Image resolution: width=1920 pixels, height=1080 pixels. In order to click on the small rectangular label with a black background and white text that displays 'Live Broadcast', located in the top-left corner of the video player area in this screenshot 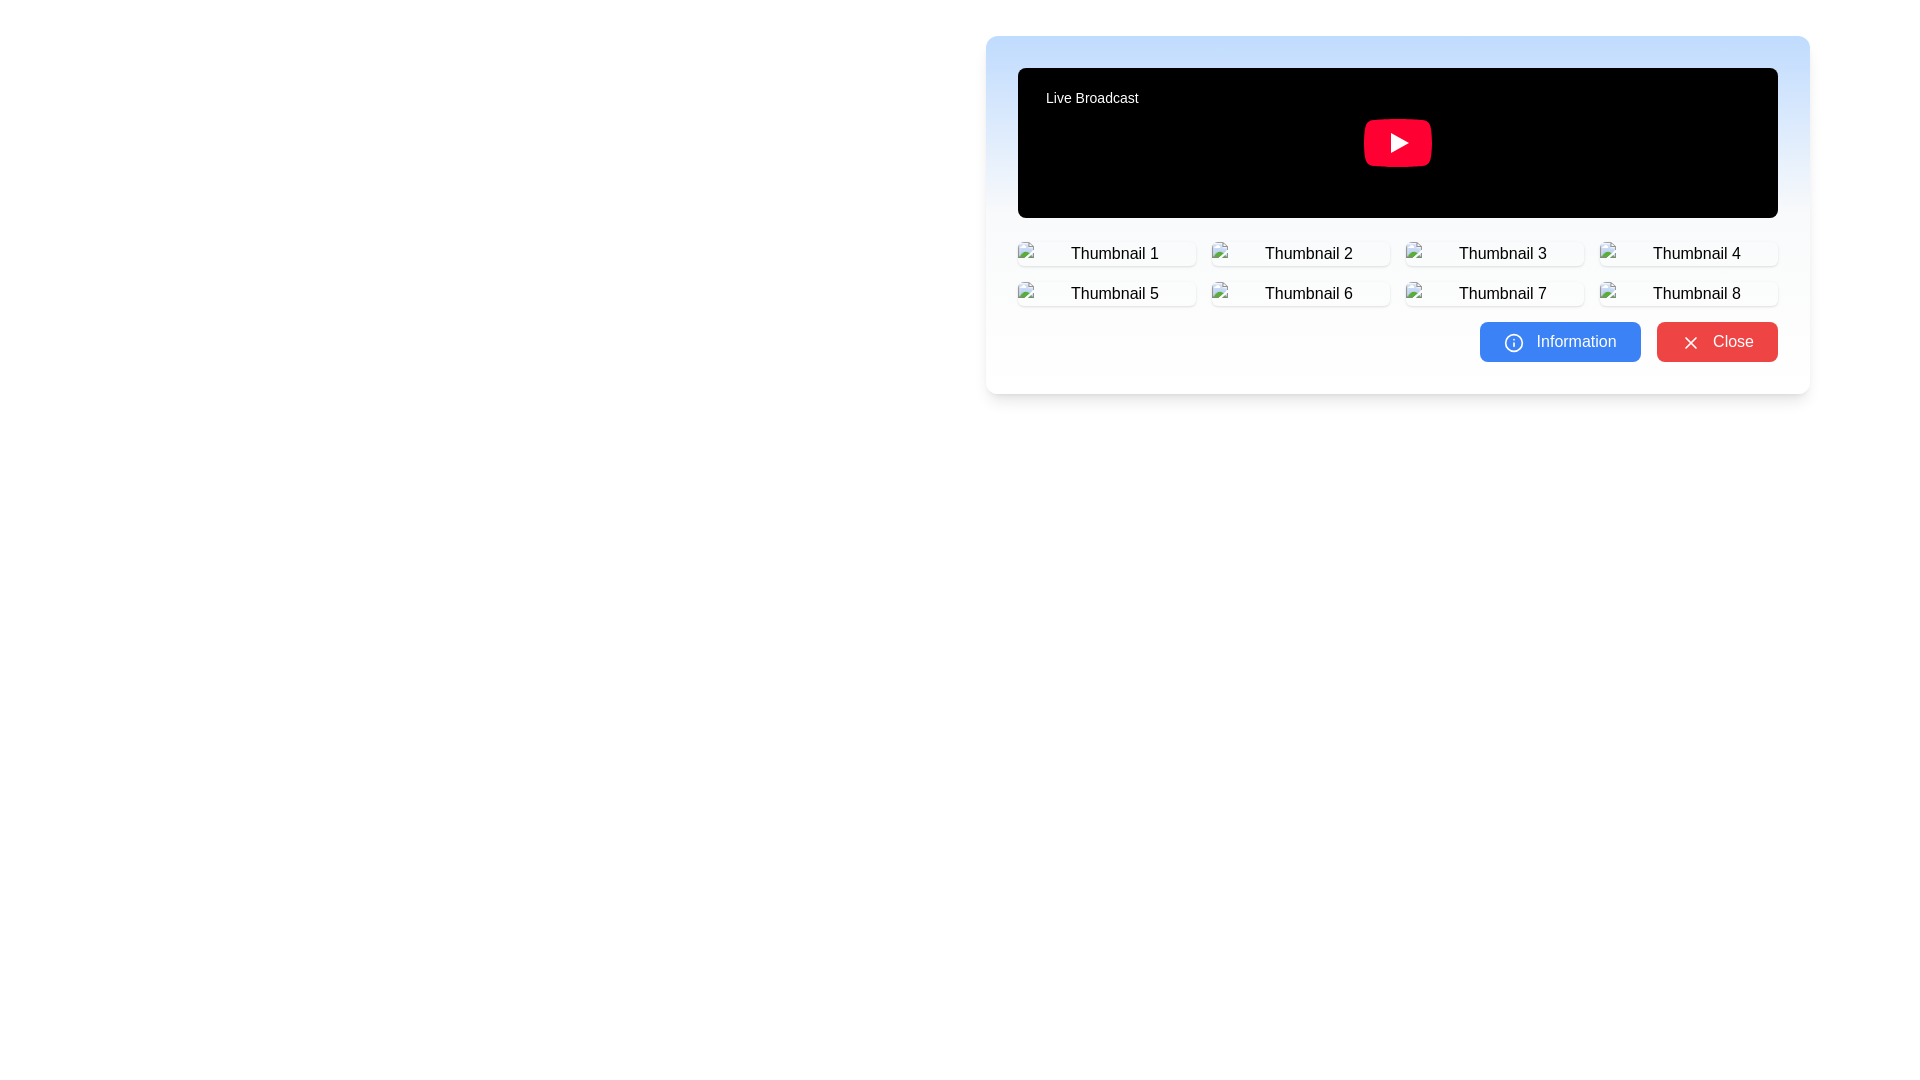, I will do `click(1091, 97)`.